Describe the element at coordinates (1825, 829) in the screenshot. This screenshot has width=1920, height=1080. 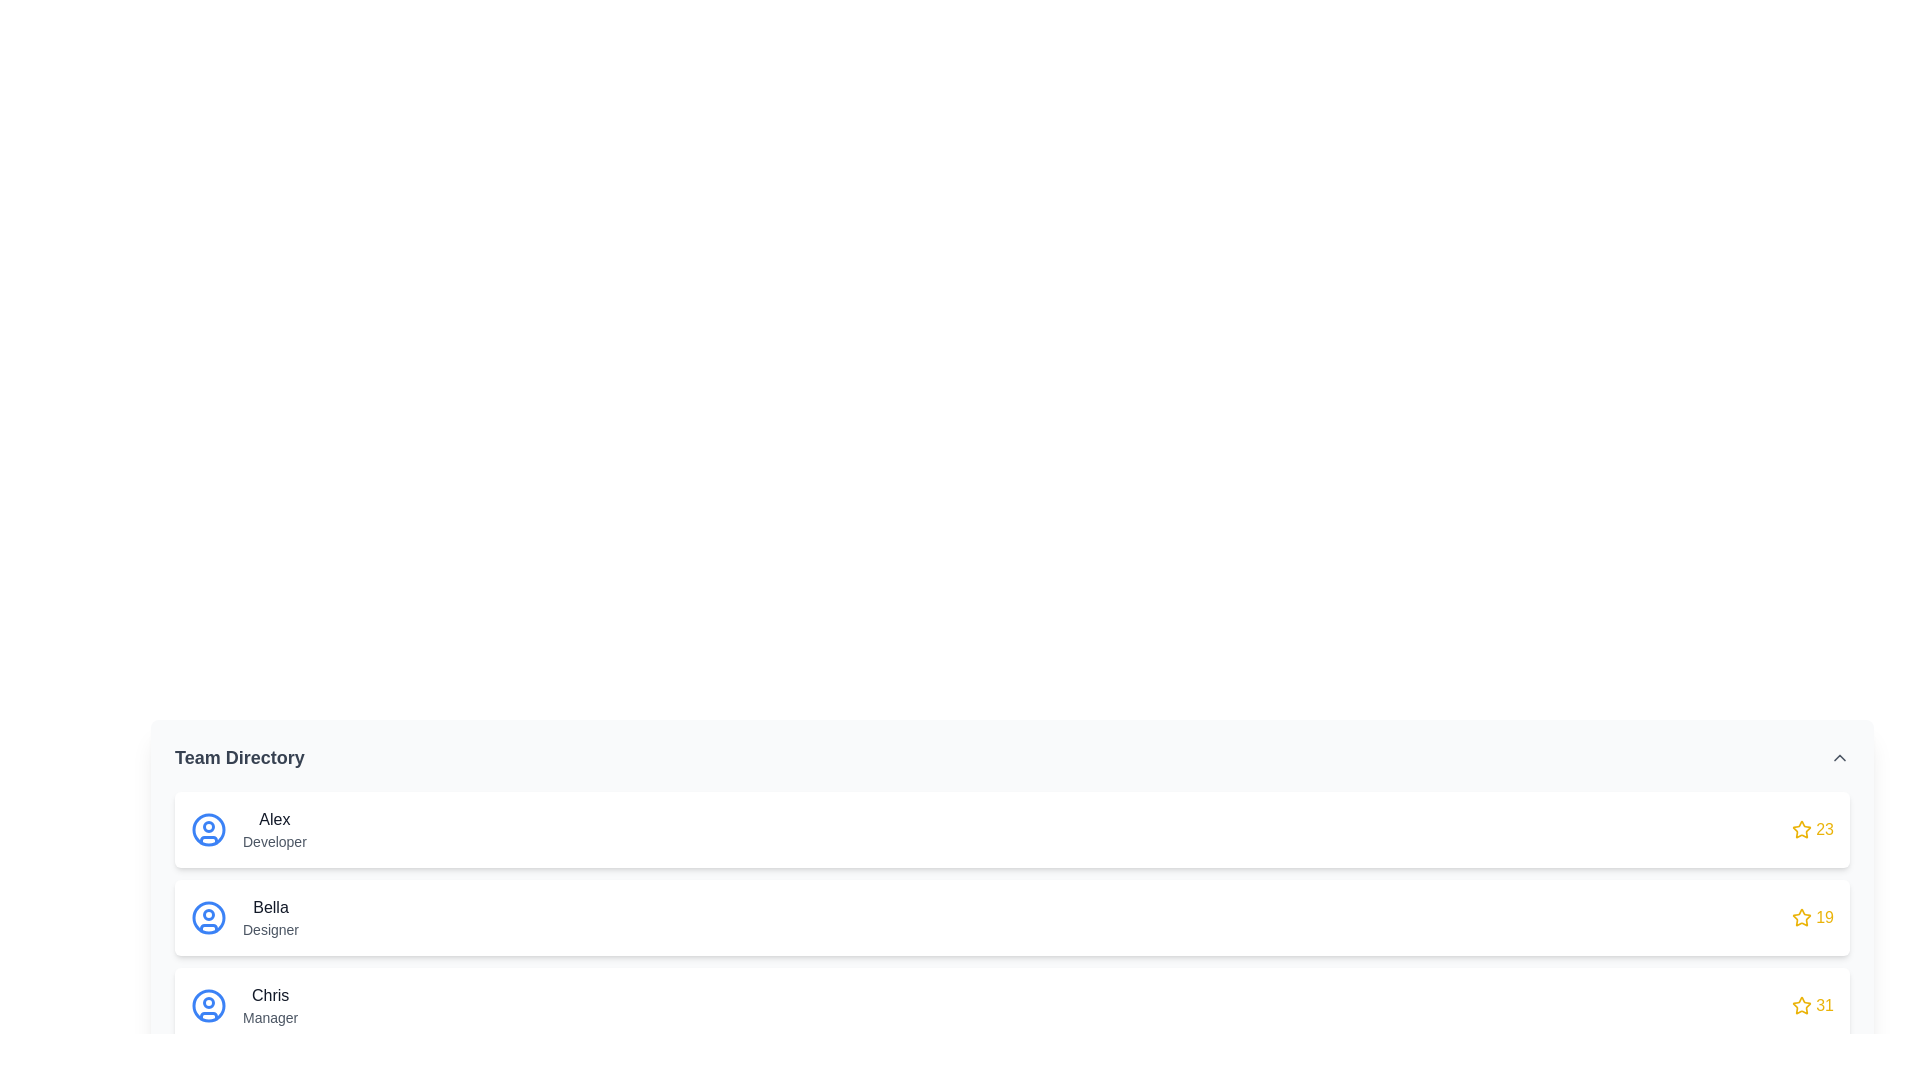
I see `text displayed in the yellow Text Label showing the number '23', located after a yellow star icon in the top-right corner of the user entry` at that location.